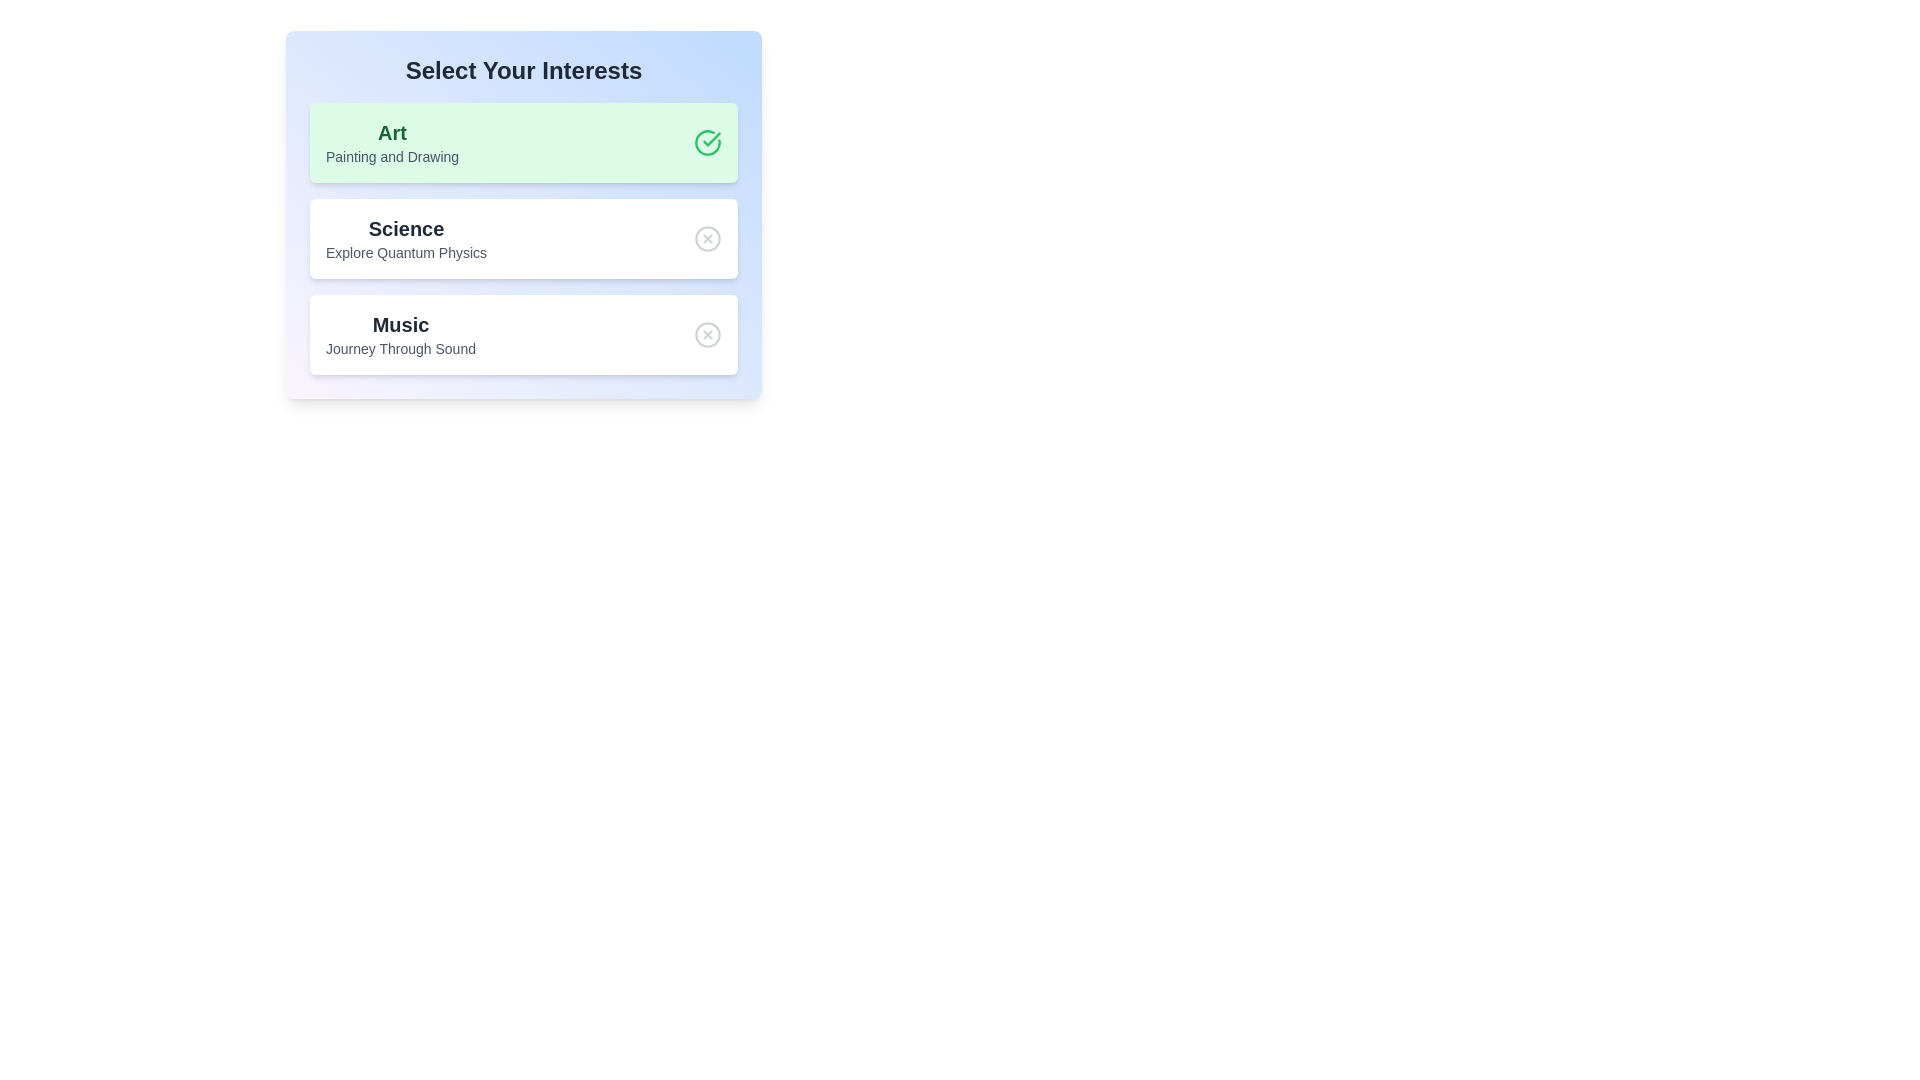 This screenshot has width=1920, height=1080. What do you see at coordinates (523, 141) in the screenshot?
I see `the chip labeled Art` at bounding box center [523, 141].